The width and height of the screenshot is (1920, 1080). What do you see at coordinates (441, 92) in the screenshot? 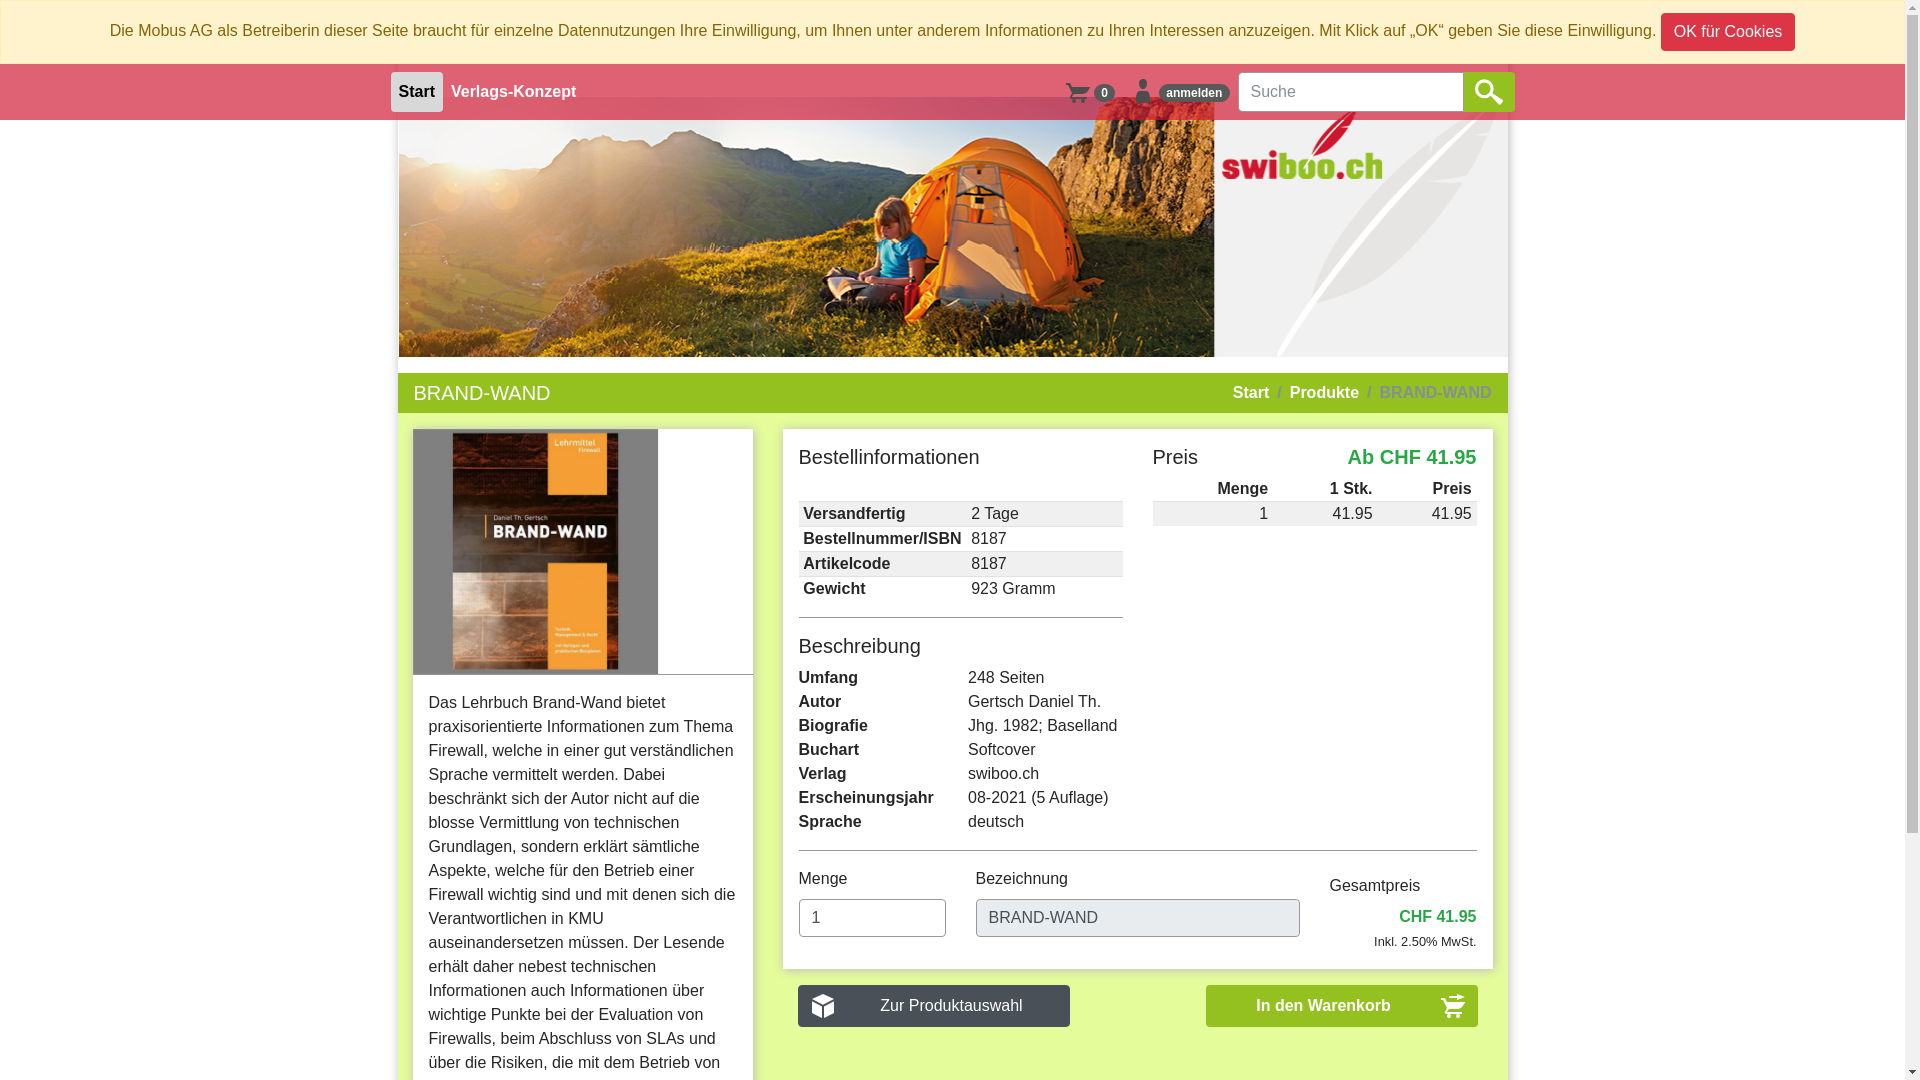
I see `'Verlags-Konzept'` at bounding box center [441, 92].